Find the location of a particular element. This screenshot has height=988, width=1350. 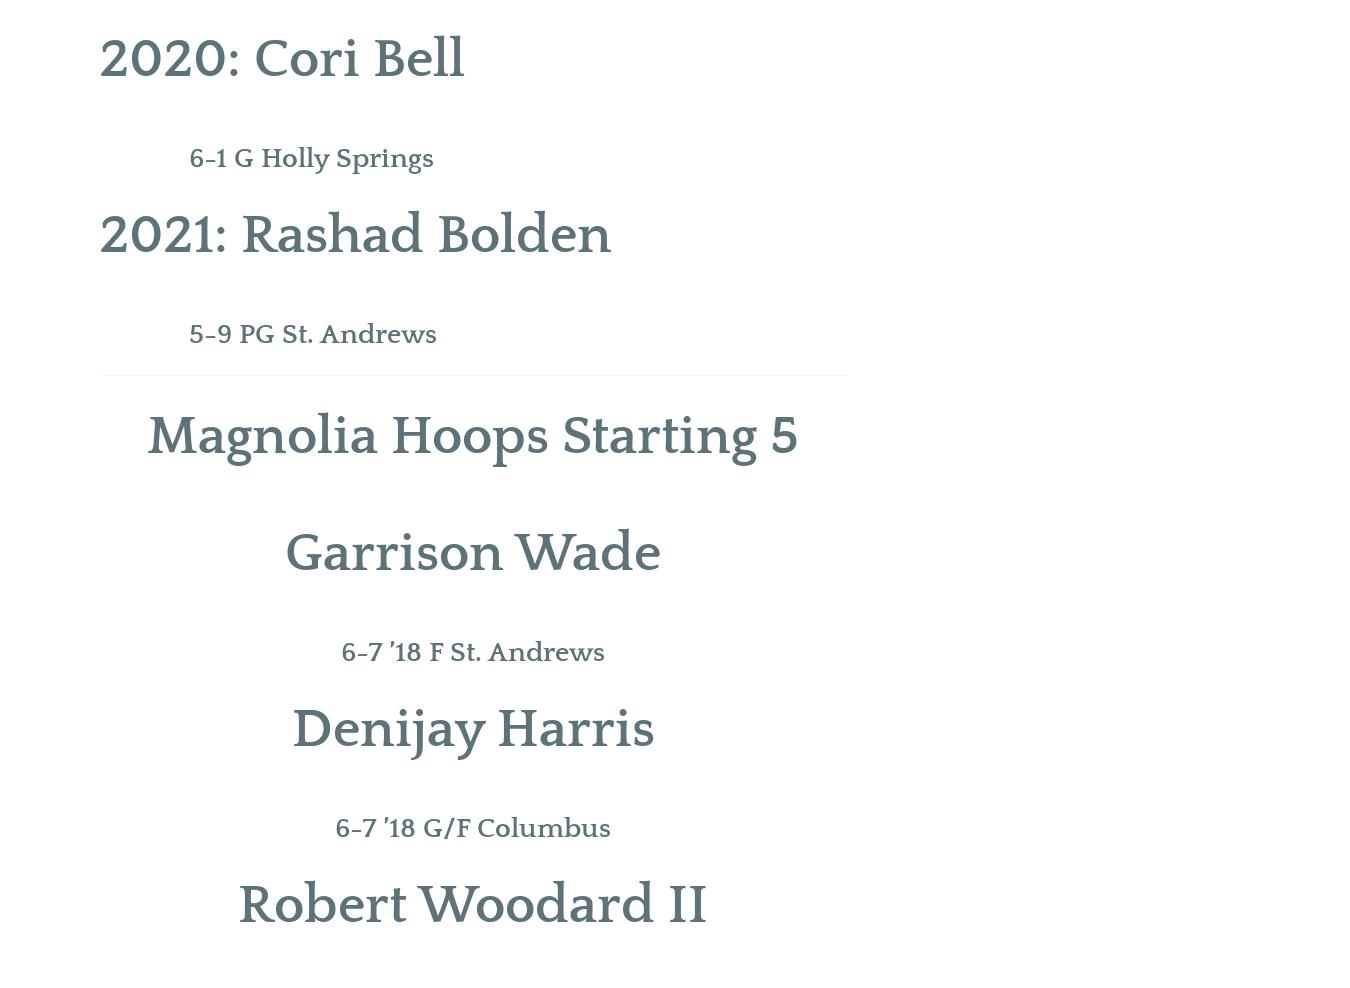

'5-9 PG St. Andrews' is located at coordinates (189, 334).